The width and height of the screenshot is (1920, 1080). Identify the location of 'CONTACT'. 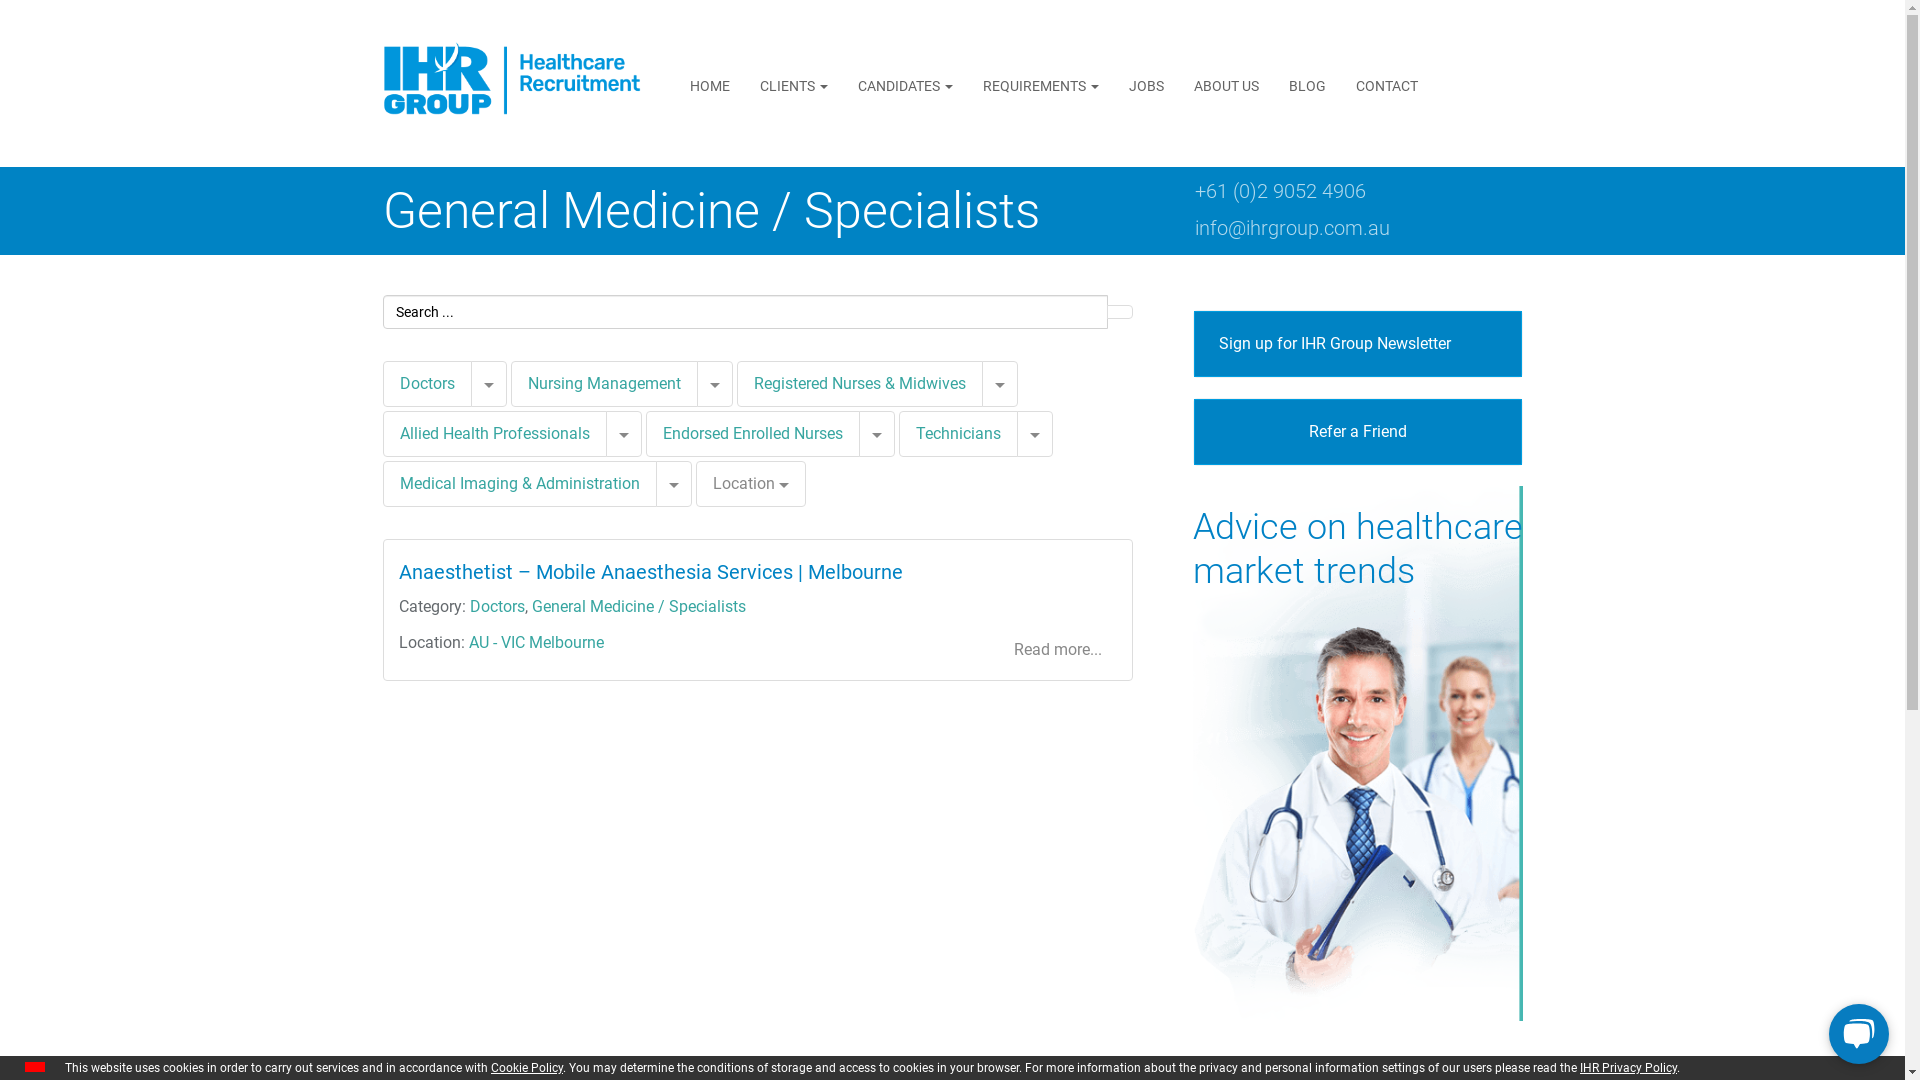
(1386, 84).